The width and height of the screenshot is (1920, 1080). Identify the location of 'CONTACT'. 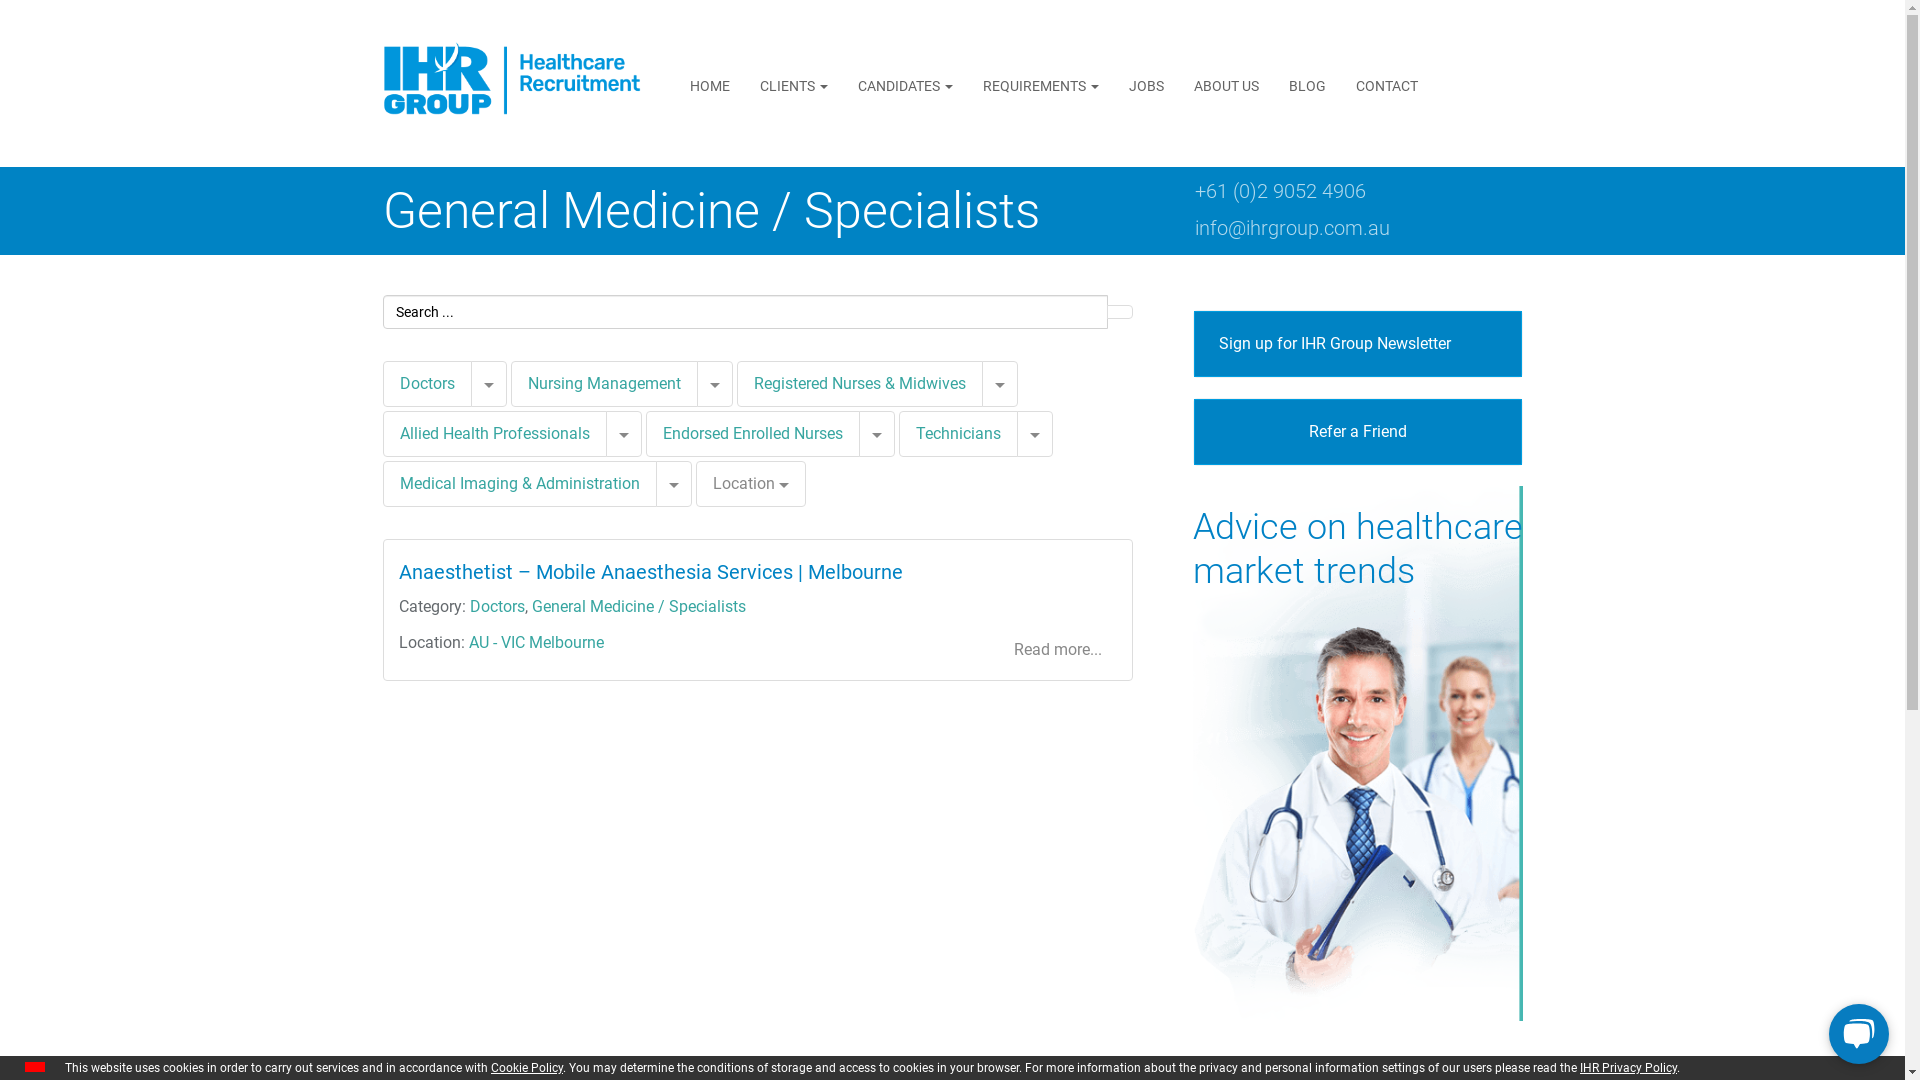
(1386, 84).